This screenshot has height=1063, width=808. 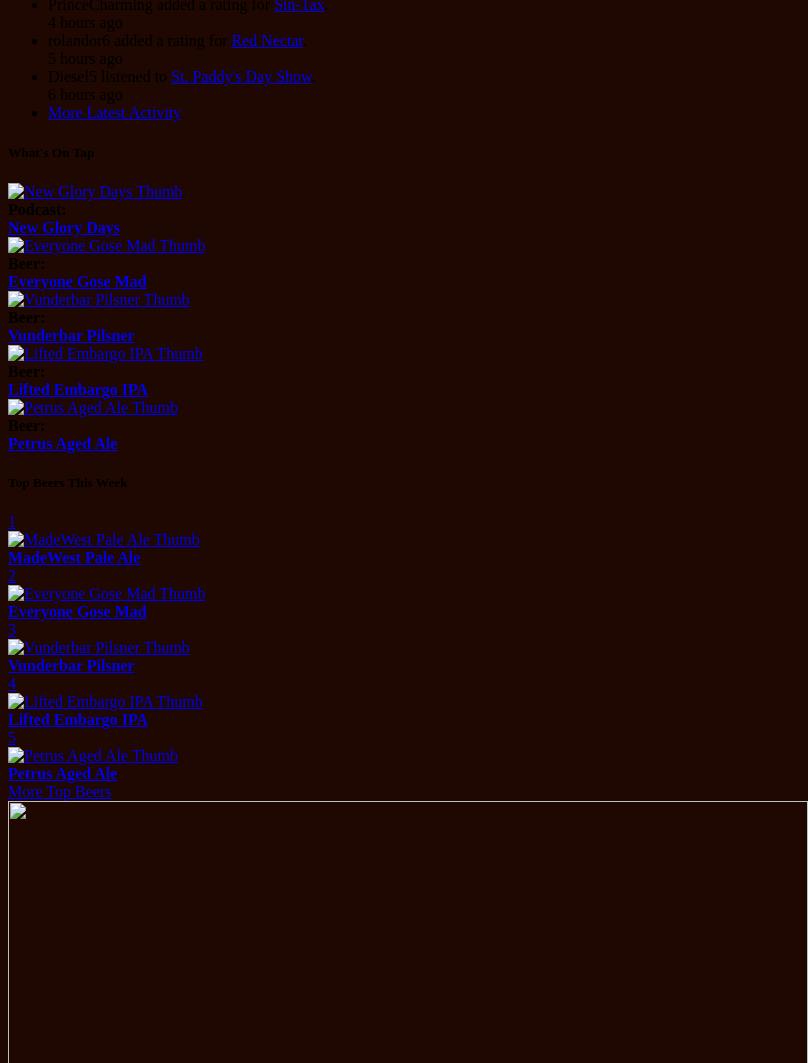 What do you see at coordinates (85, 22) in the screenshot?
I see `'4 hours ago'` at bounding box center [85, 22].